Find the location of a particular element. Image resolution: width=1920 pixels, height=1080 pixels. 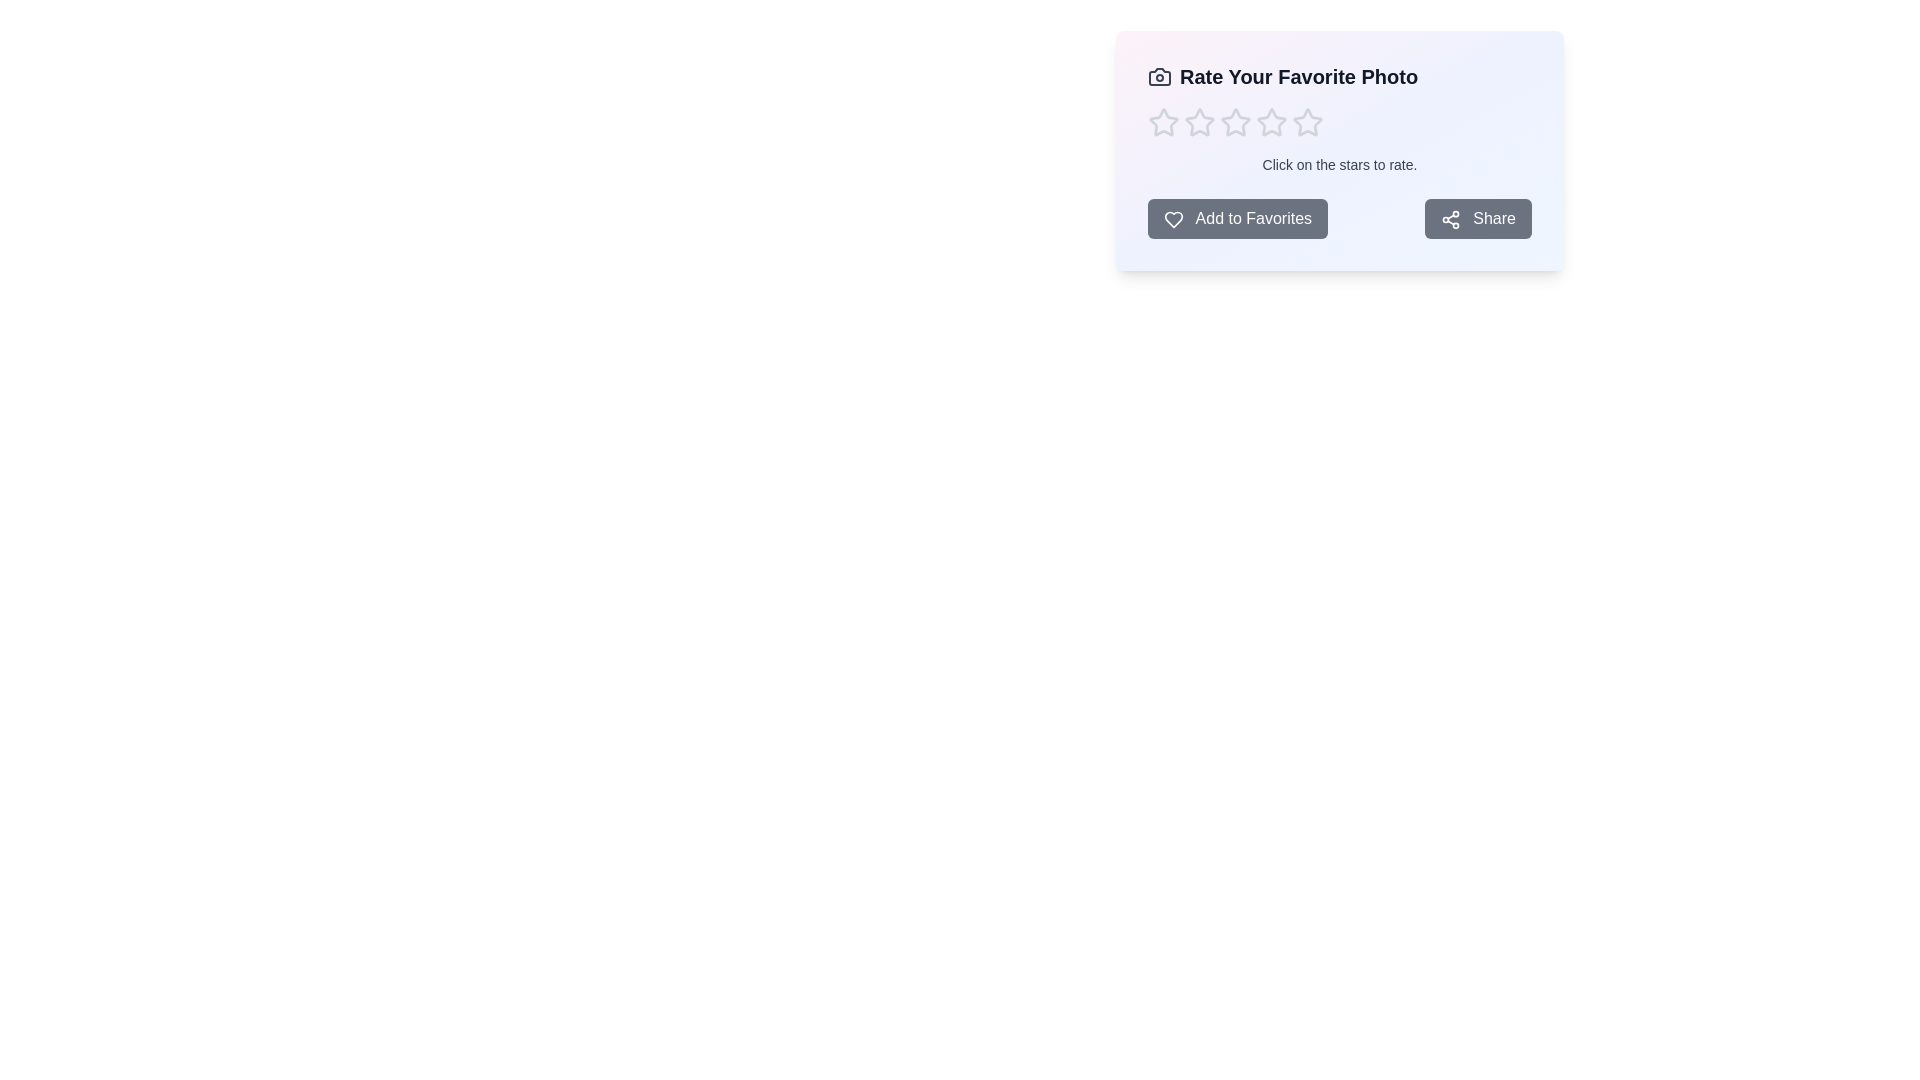

the camera icon located in the upper-left corner of the card layout, which is styled with a thin stroke and is positioned next to the text 'Rate Your Favorite Photo' is located at coordinates (1160, 76).